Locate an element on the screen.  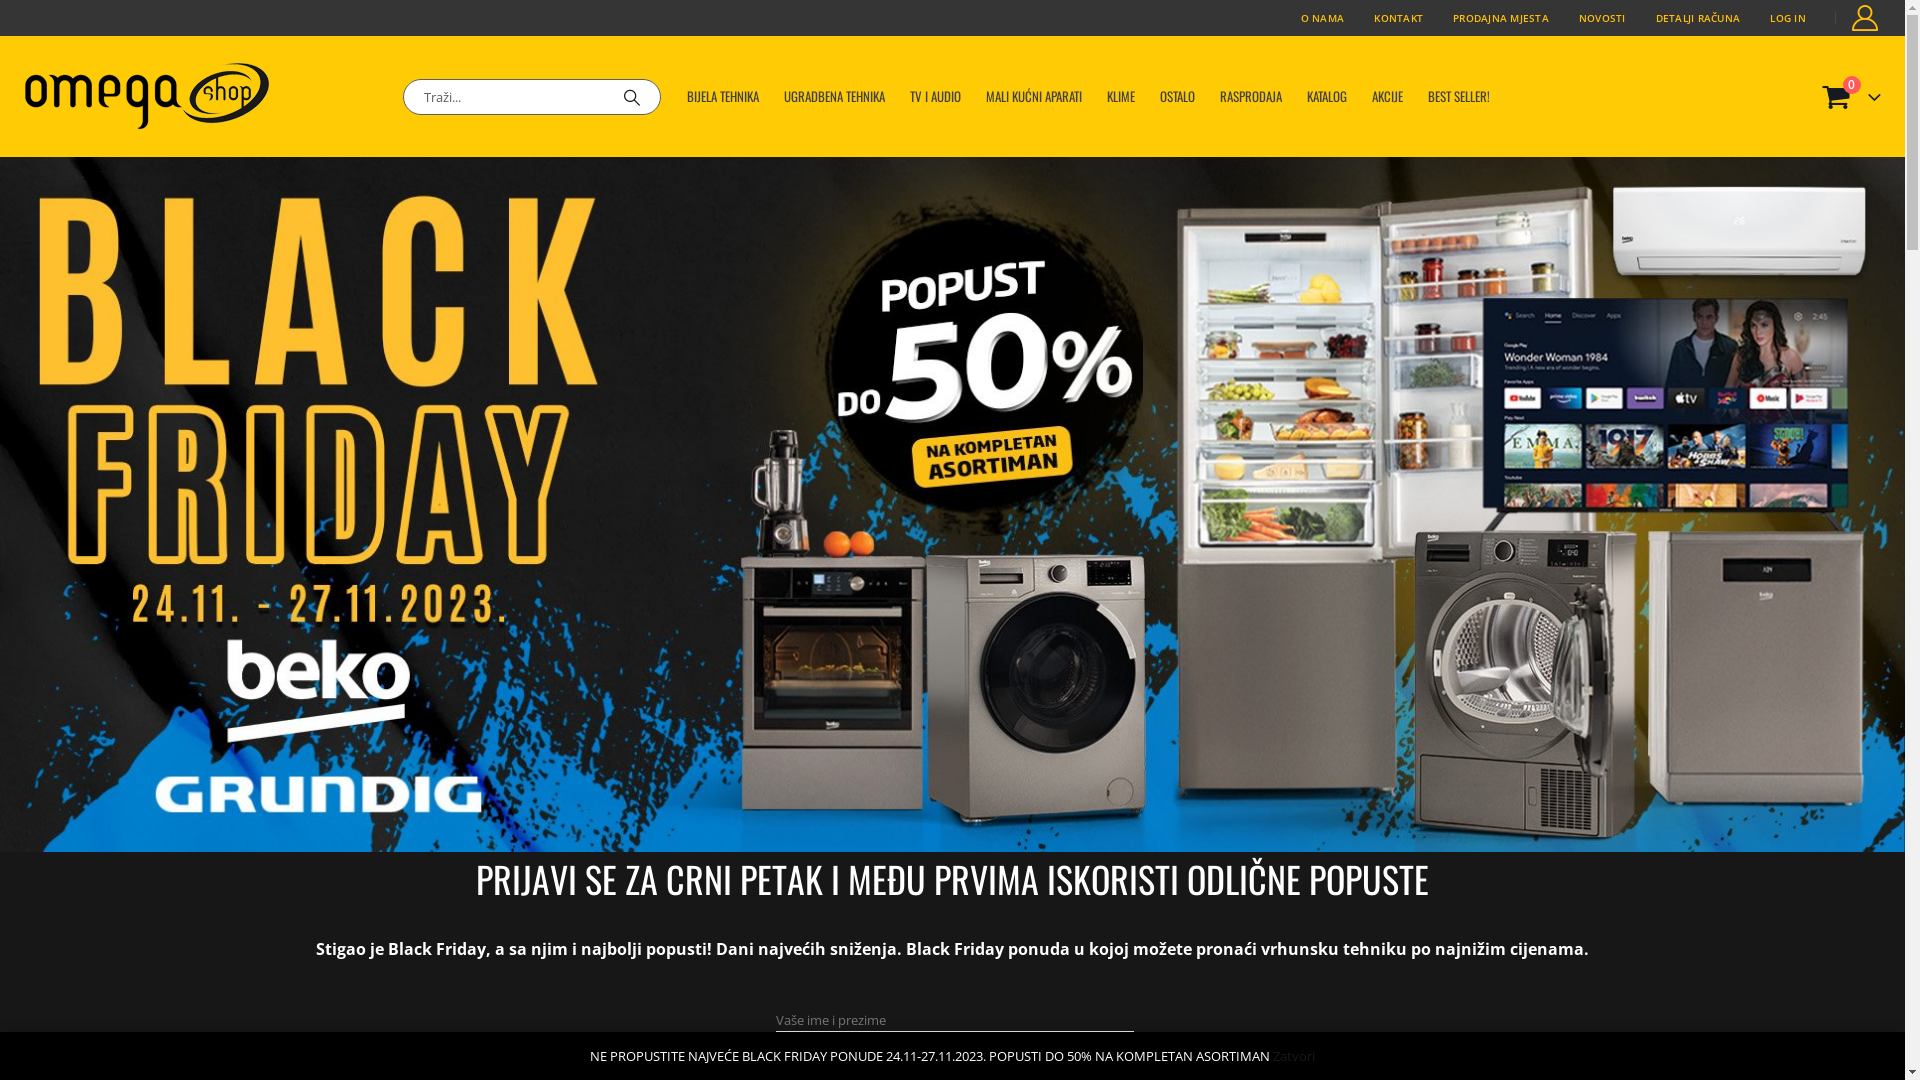
'KATALOG' is located at coordinates (1326, 96).